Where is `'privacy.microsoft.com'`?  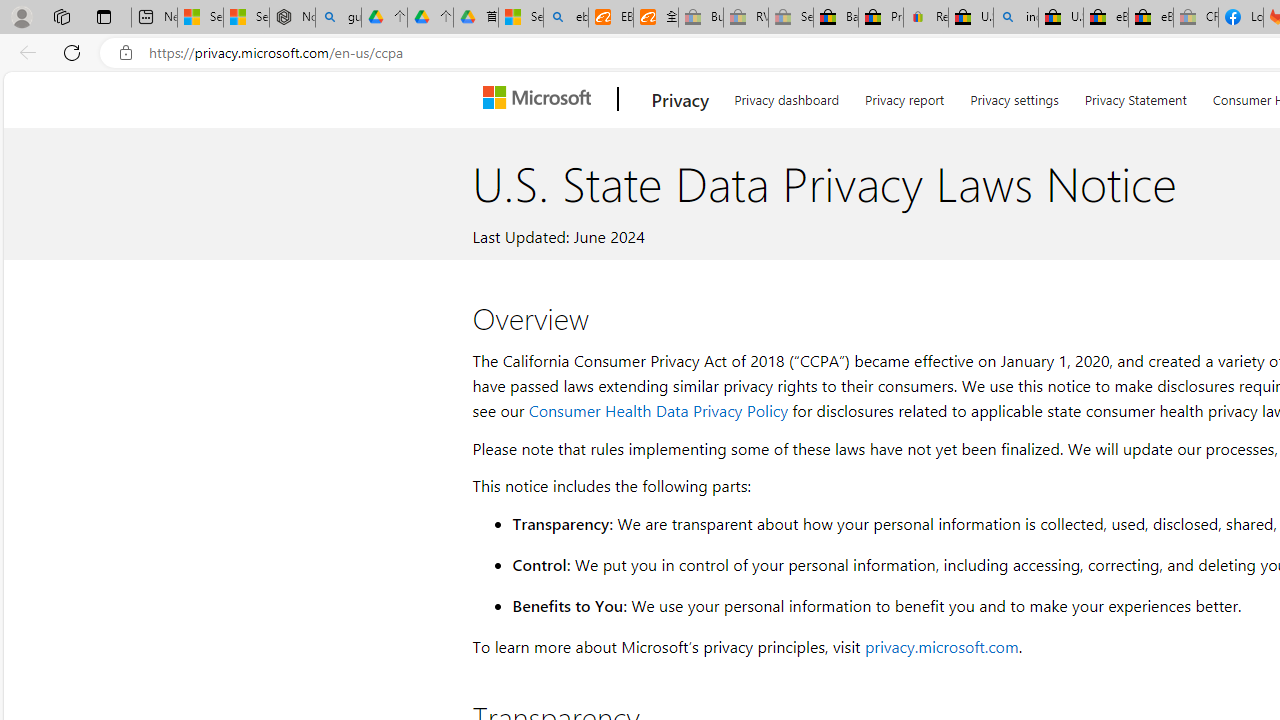
'privacy.microsoft.com' is located at coordinates (940, 645).